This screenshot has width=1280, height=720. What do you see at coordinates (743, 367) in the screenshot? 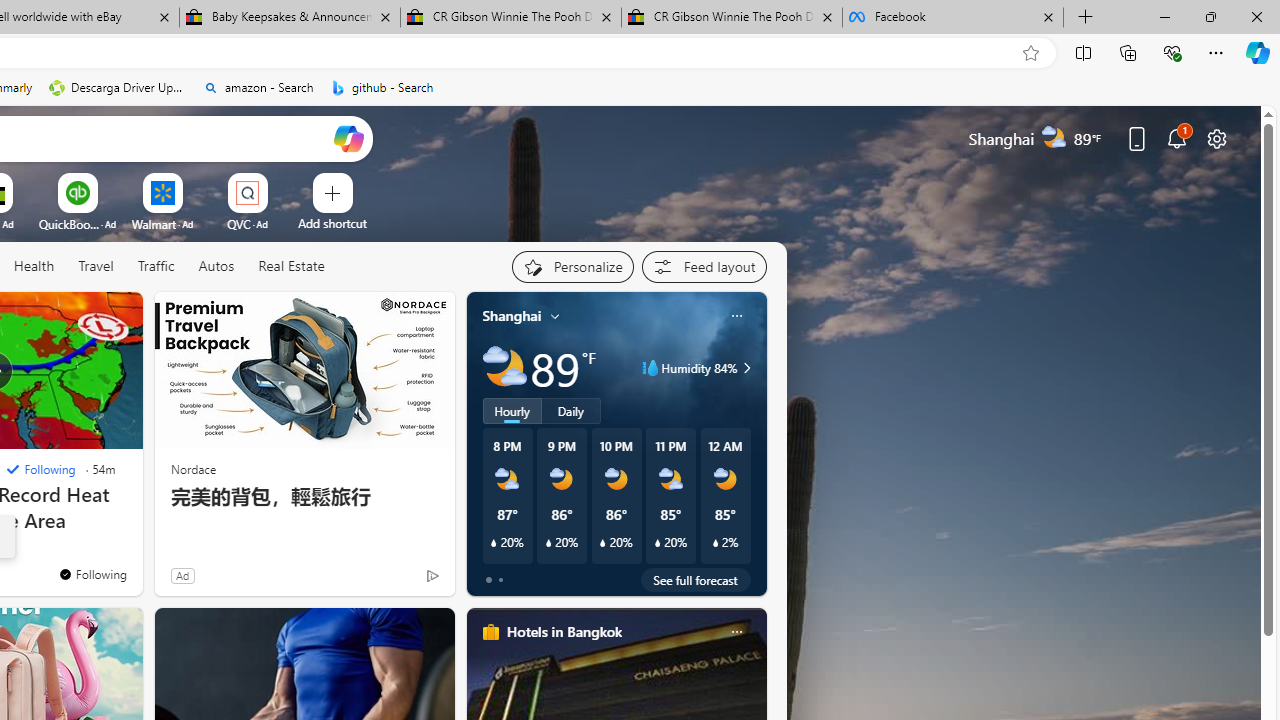
I see `'Humidity 84%'` at bounding box center [743, 367].